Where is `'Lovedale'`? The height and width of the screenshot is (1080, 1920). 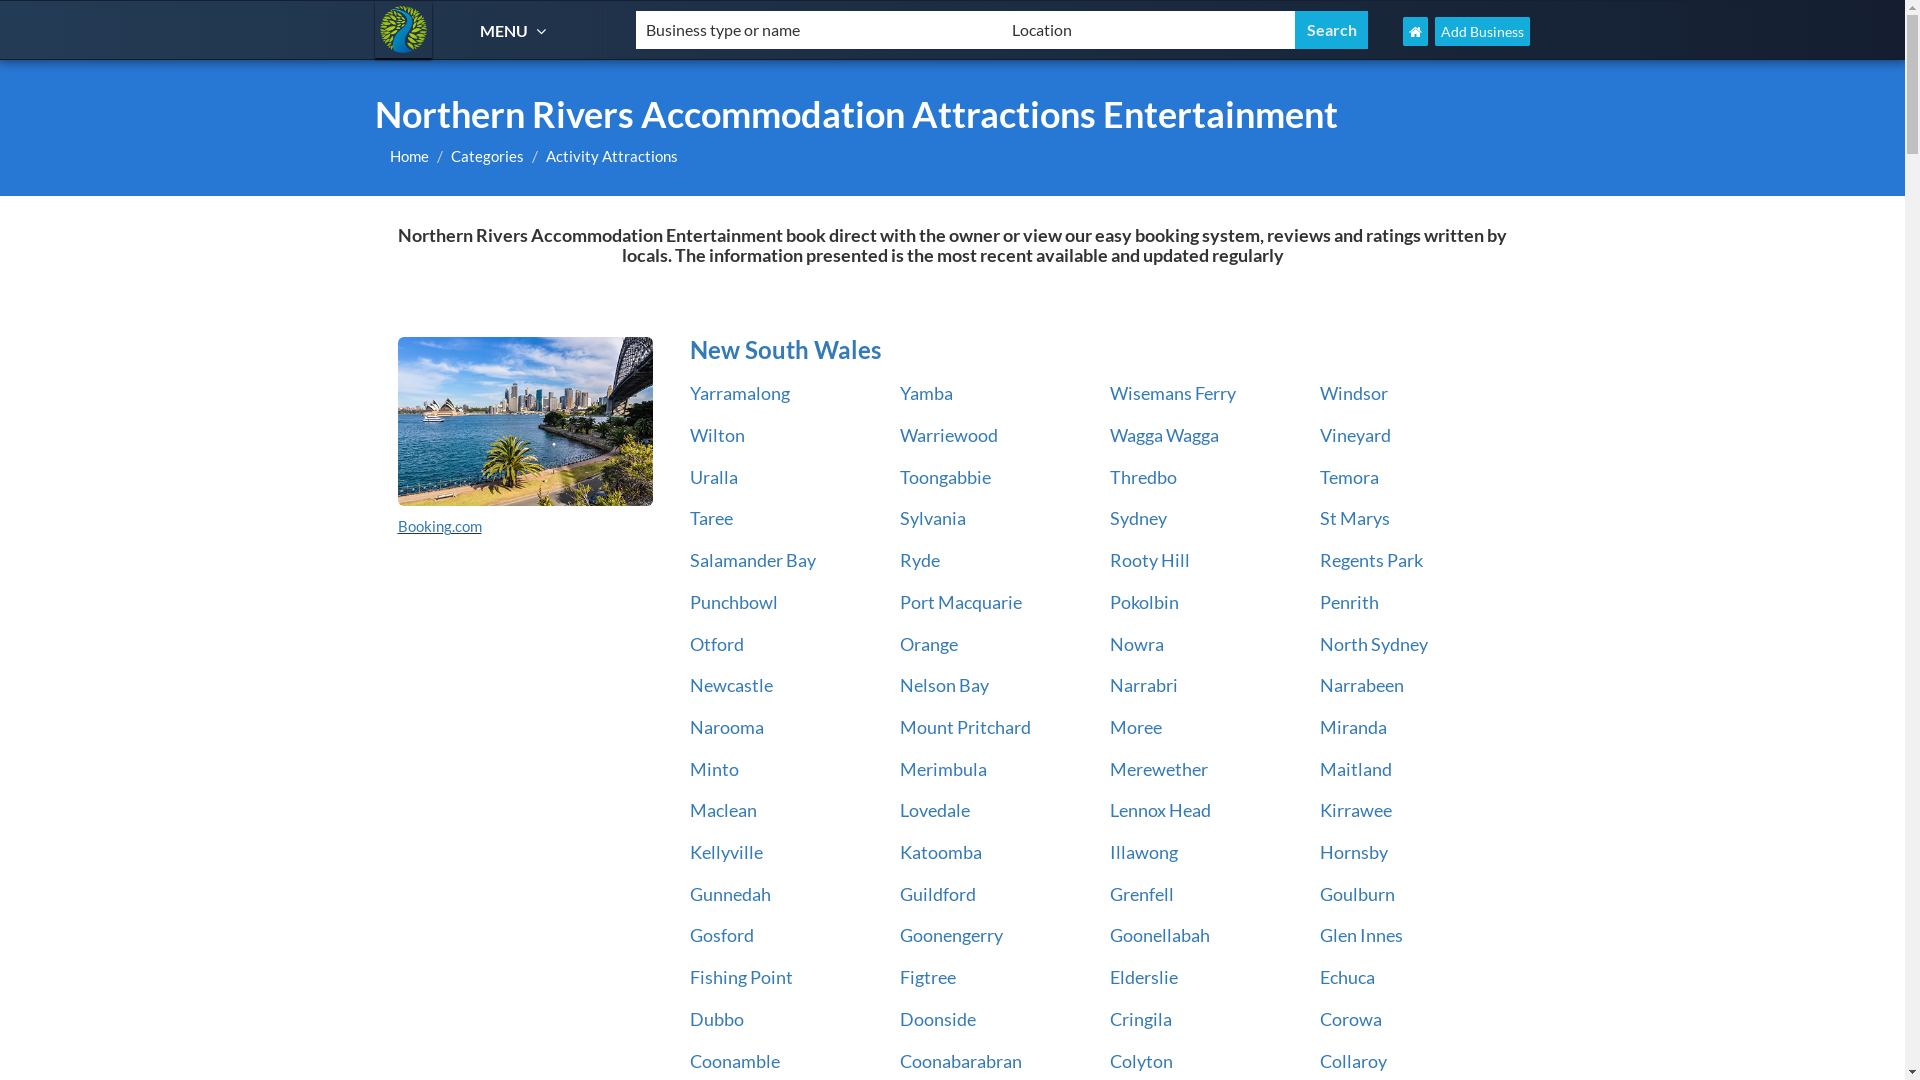 'Lovedale' is located at coordinates (934, 810).